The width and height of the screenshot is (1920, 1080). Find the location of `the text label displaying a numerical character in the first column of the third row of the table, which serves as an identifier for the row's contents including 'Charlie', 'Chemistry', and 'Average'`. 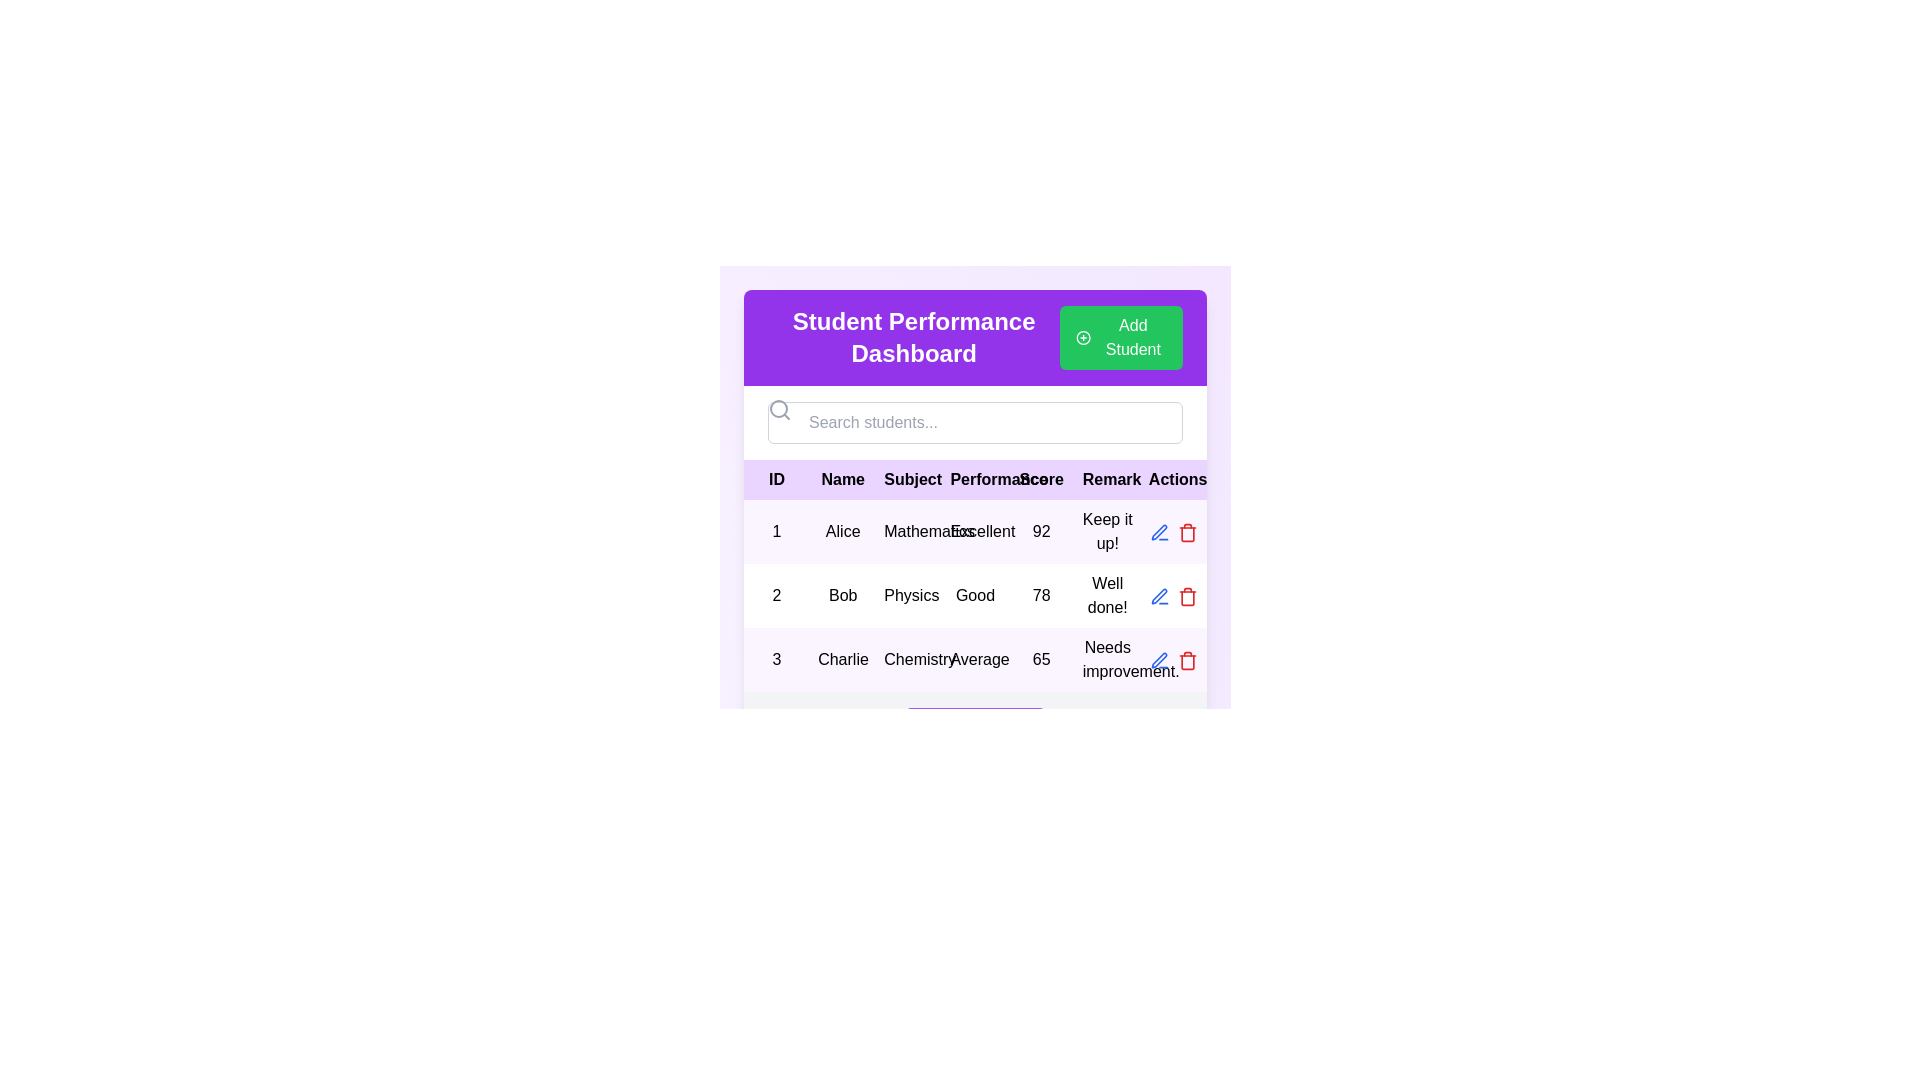

the text label displaying a numerical character in the first column of the third row of the table, which serves as an identifier for the row's contents including 'Charlie', 'Chemistry', and 'Average' is located at coordinates (776, 659).